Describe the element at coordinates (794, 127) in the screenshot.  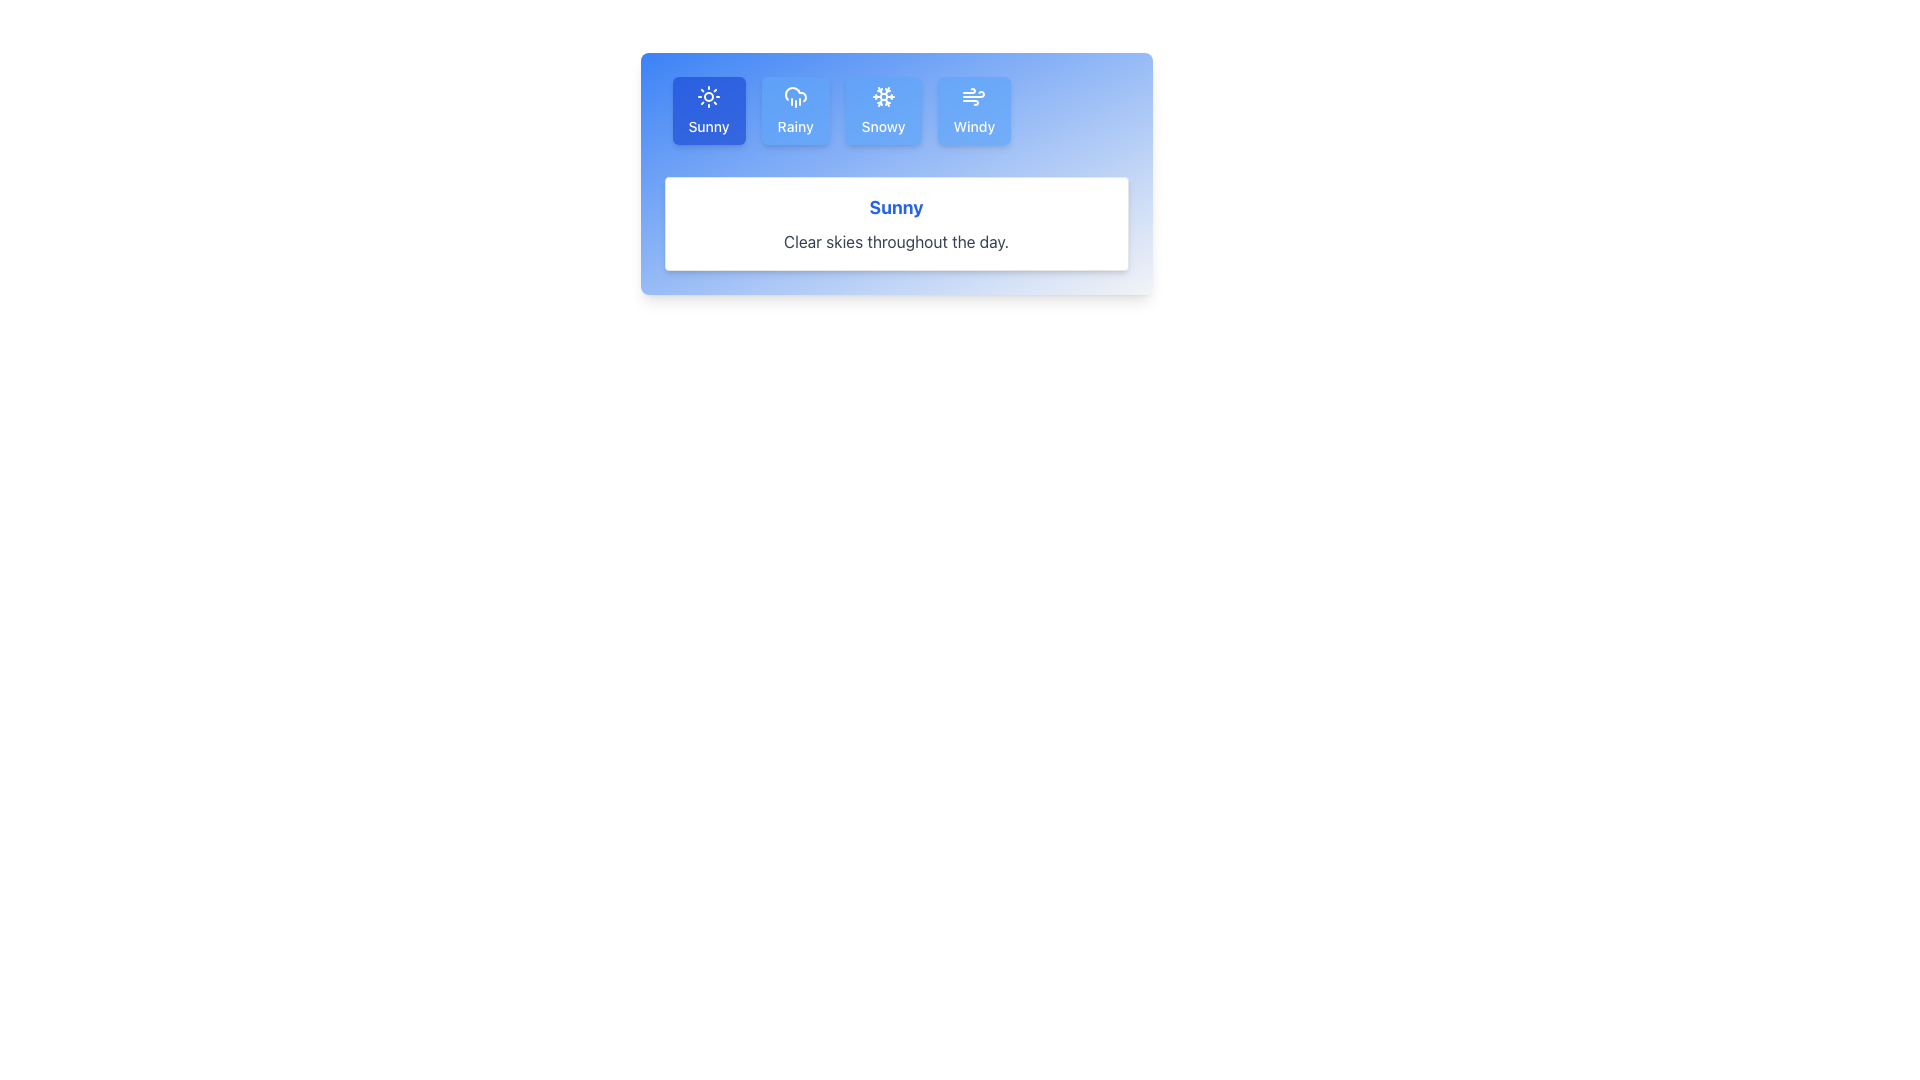
I see `label indicating the weather type 'Rainy' which is located in the second button from the left in a group of horizontally arranged weather buttons, aligned below a cloud with rain icon` at that location.